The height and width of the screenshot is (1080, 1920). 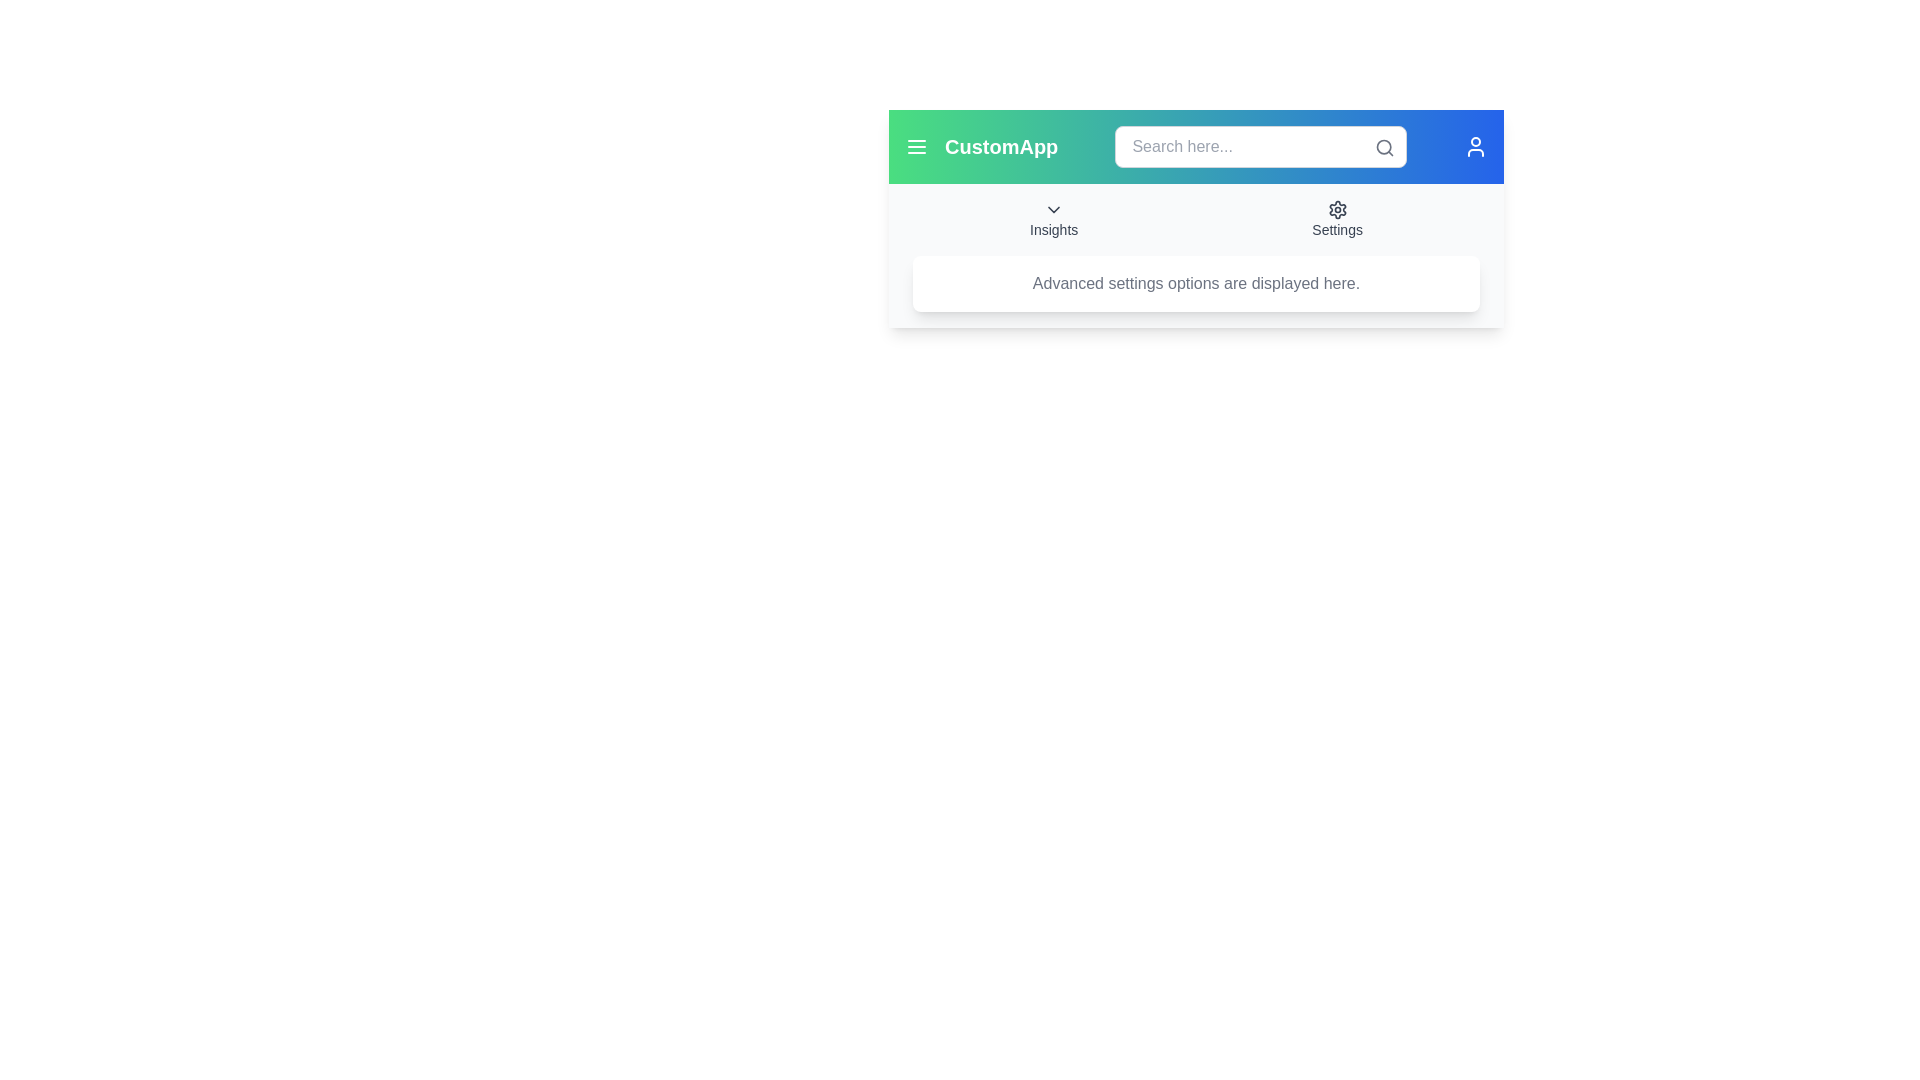 I want to click on the descriptive label that provides context about advanced settings, located centrally below the header section of the interface, so click(x=1196, y=284).